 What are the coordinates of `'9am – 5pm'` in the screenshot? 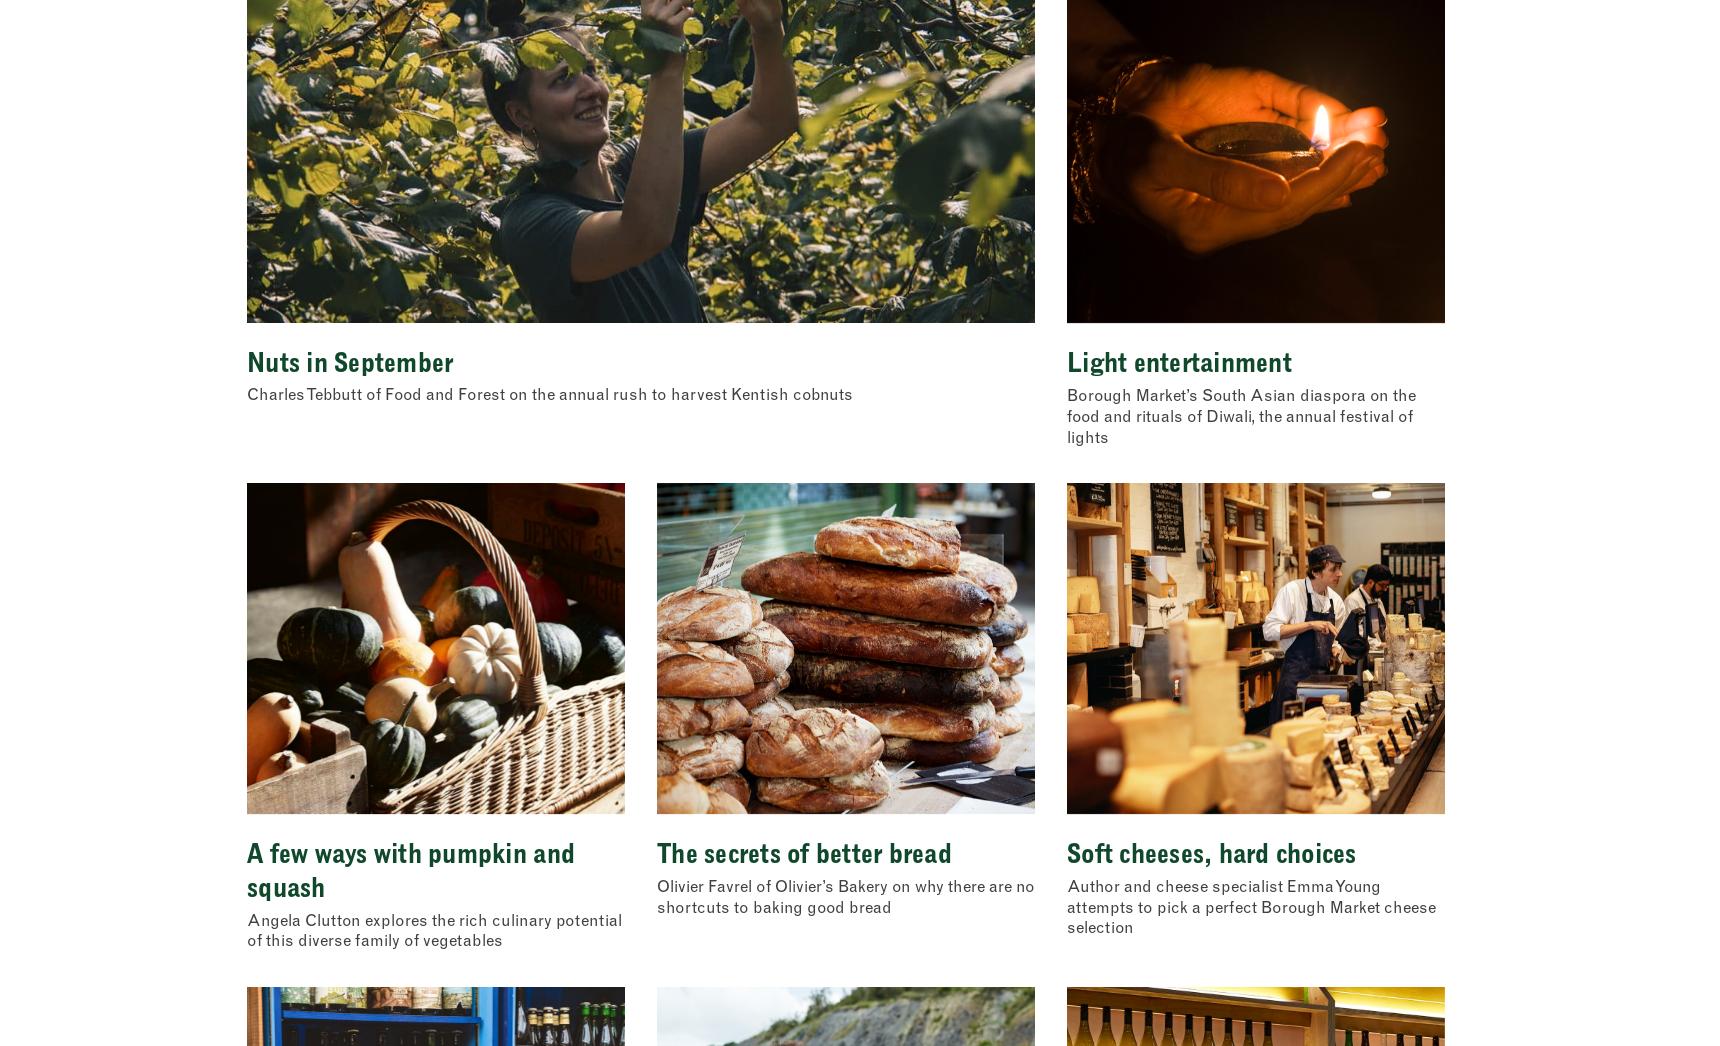 It's located at (936, 60).